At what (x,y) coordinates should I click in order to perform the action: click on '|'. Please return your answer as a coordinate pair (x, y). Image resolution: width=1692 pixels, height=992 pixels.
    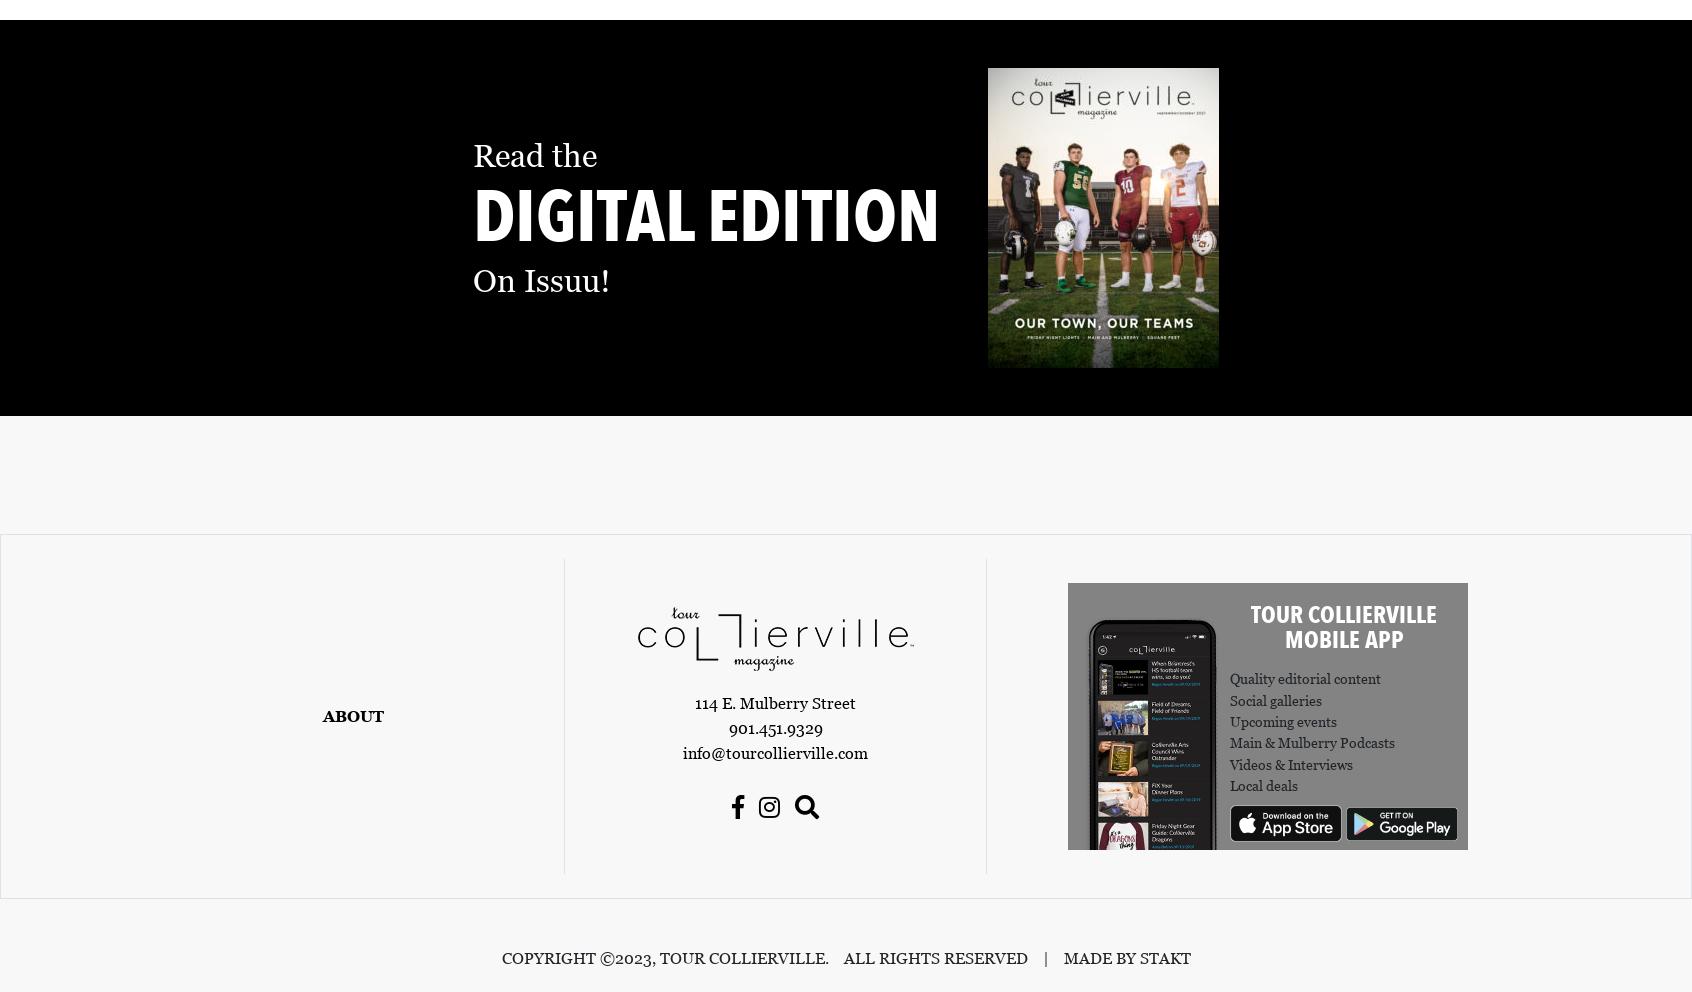
    Looking at the image, I should click on (1040, 958).